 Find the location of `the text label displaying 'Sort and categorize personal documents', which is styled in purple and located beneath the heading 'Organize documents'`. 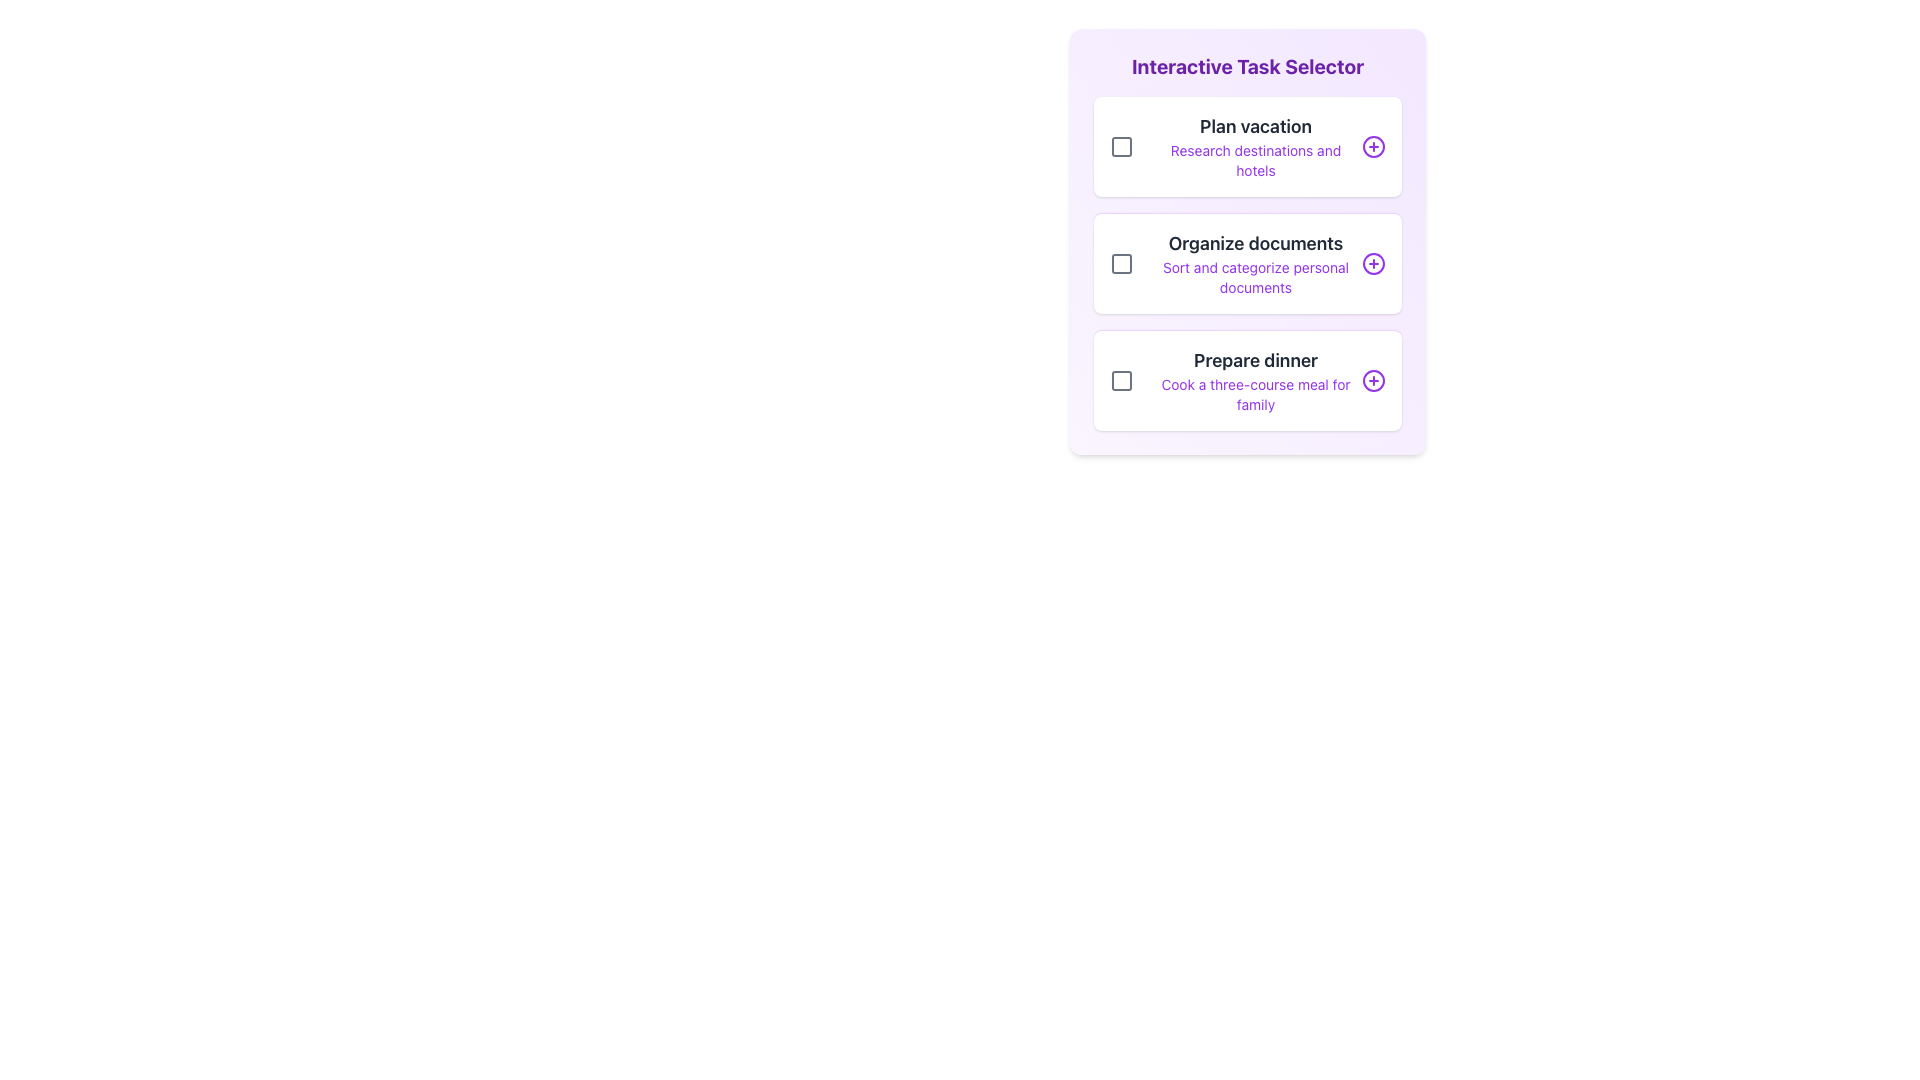

the text label displaying 'Sort and categorize personal documents', which is styled in purple and located beneath the heading 'Organize documents' is located at coordinates (1255, 277).